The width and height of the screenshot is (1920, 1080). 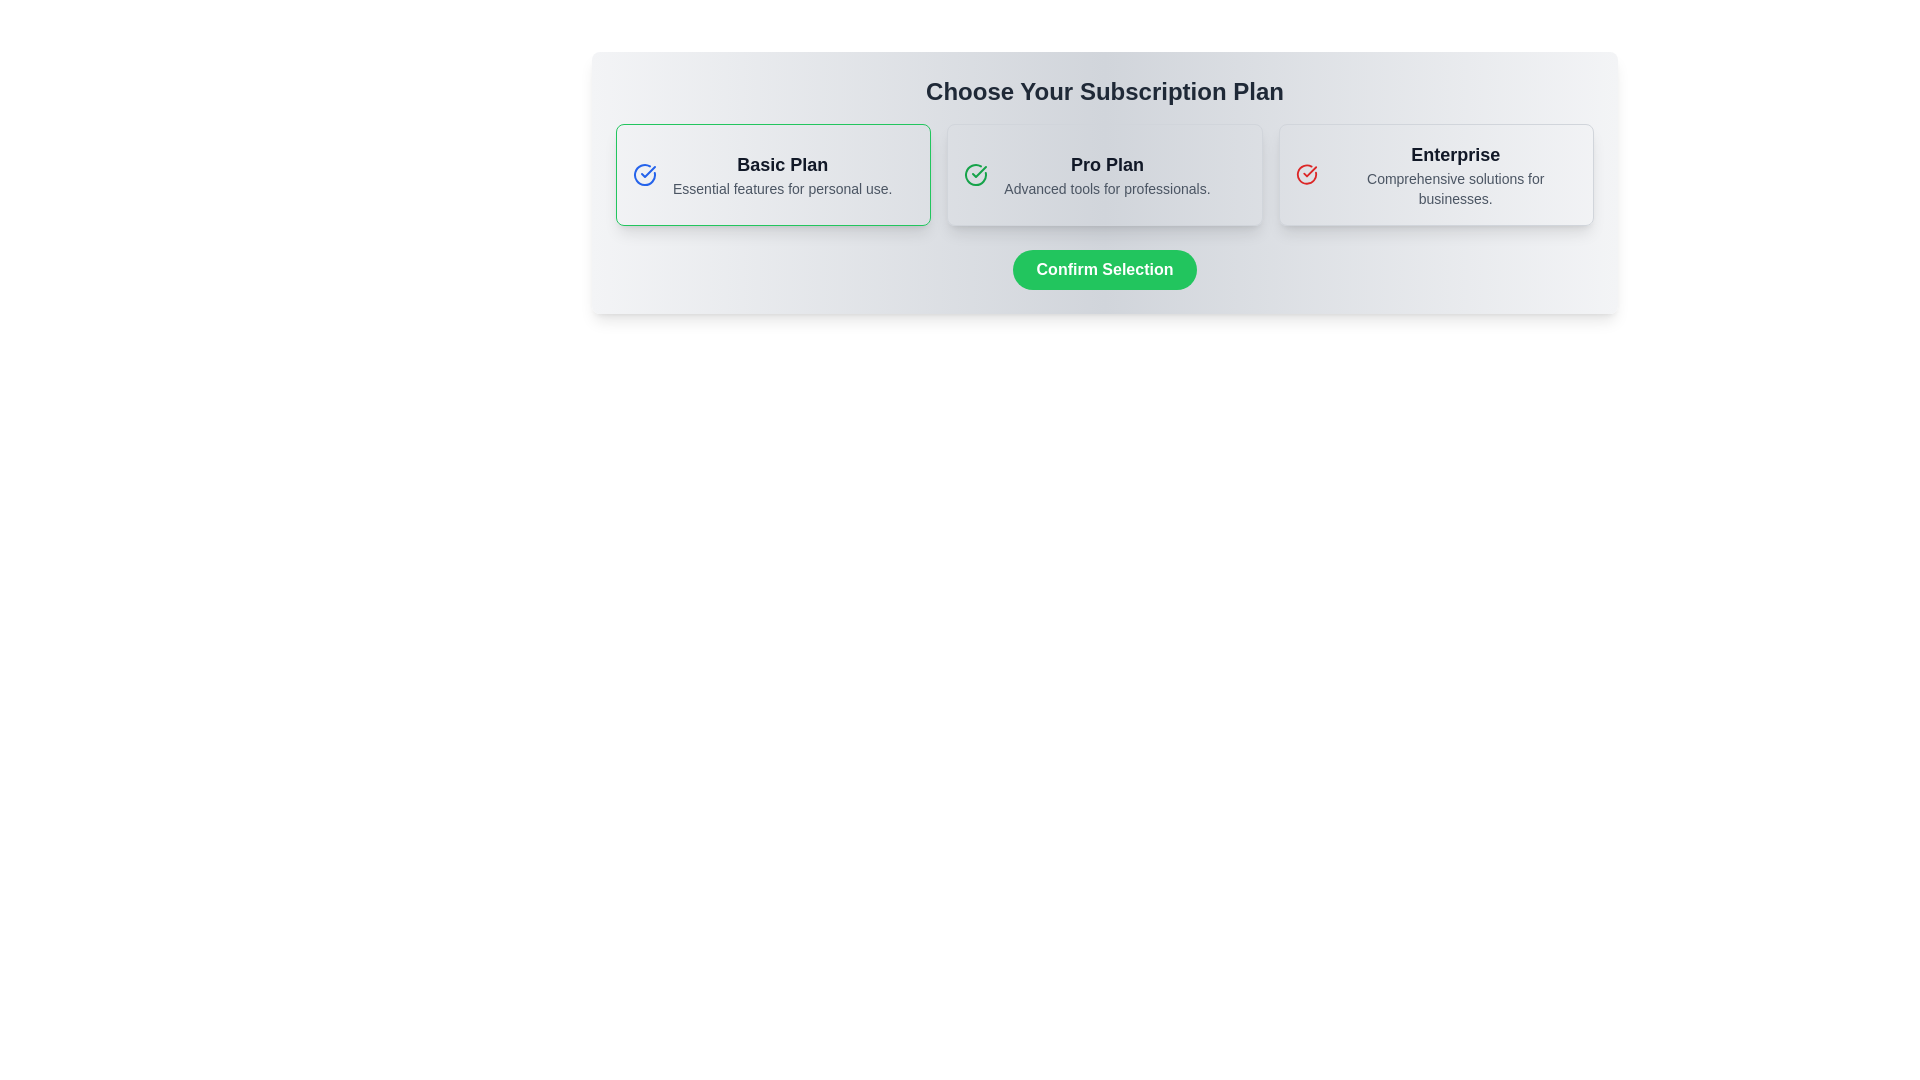 What do you see at coordinates (781, 164) in the screenshot?
I see `the 'Basic Plan' text label, which is bold and black on a light background, positioned at the top of its content card on the left side among subscription options` at bounding box center [781, 164].